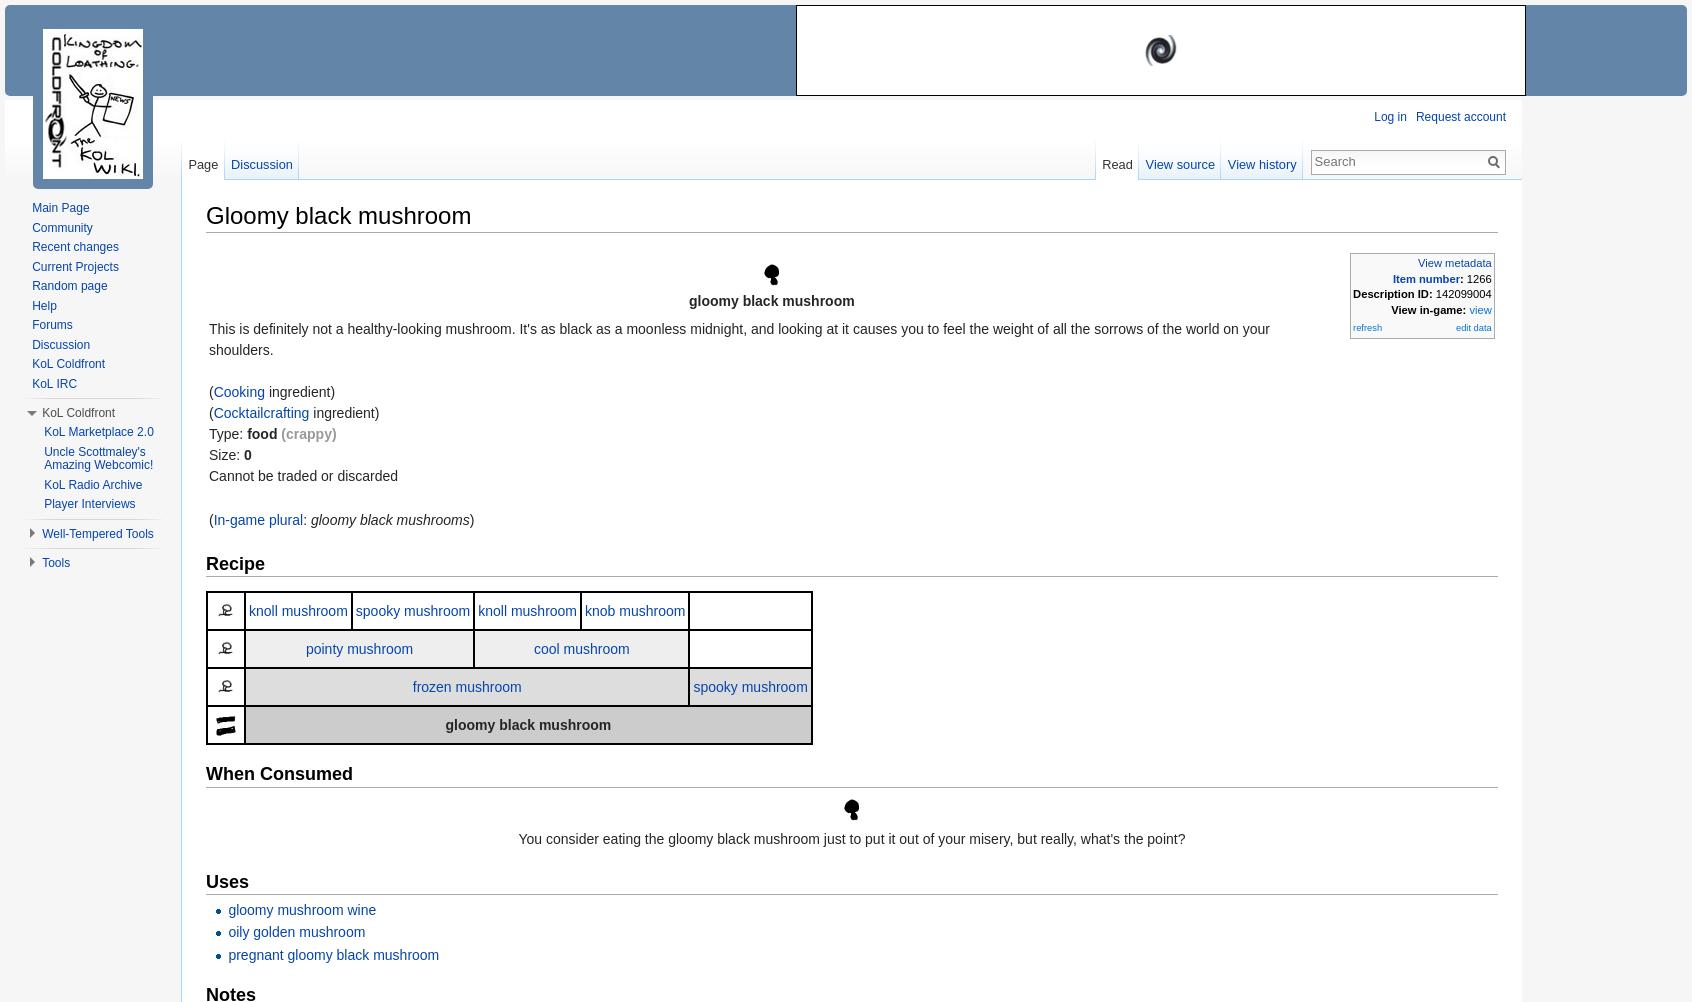 This screenshot has height=1002, width=1692. Describe the element at coordinates (532, 647) in the screenshot. I see `'cool mushroom'` at that location.